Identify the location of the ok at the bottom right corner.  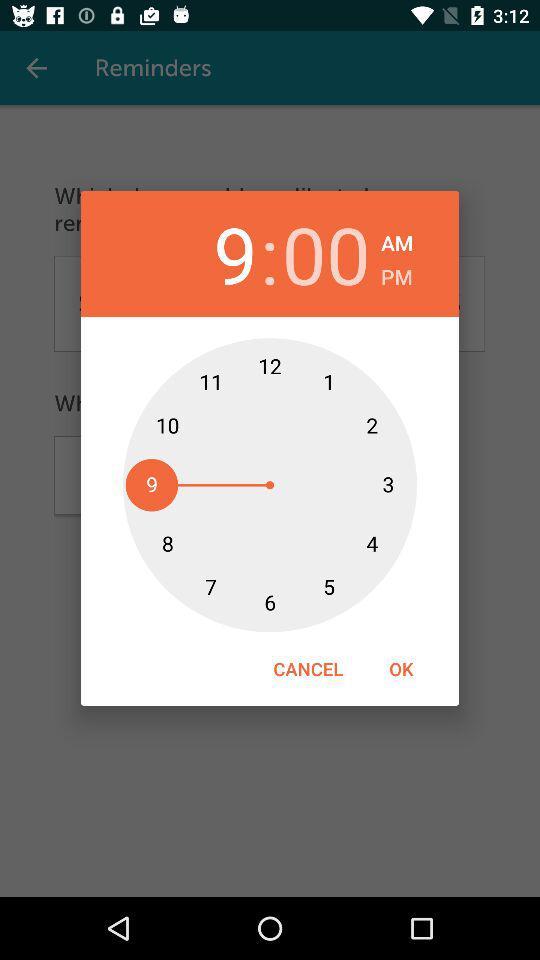
(401, 669).